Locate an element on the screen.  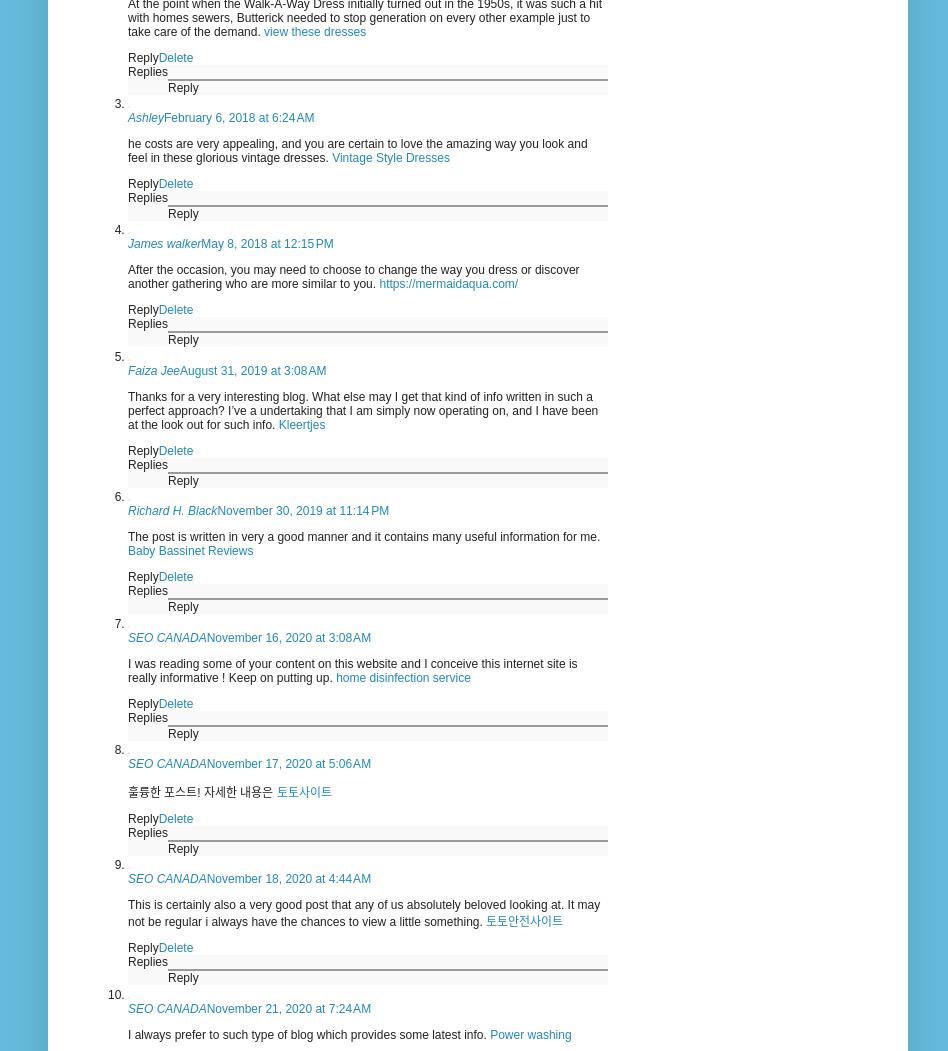
'November 18, 2020 at 4:44 AM' is located at coordinates (205, 877).